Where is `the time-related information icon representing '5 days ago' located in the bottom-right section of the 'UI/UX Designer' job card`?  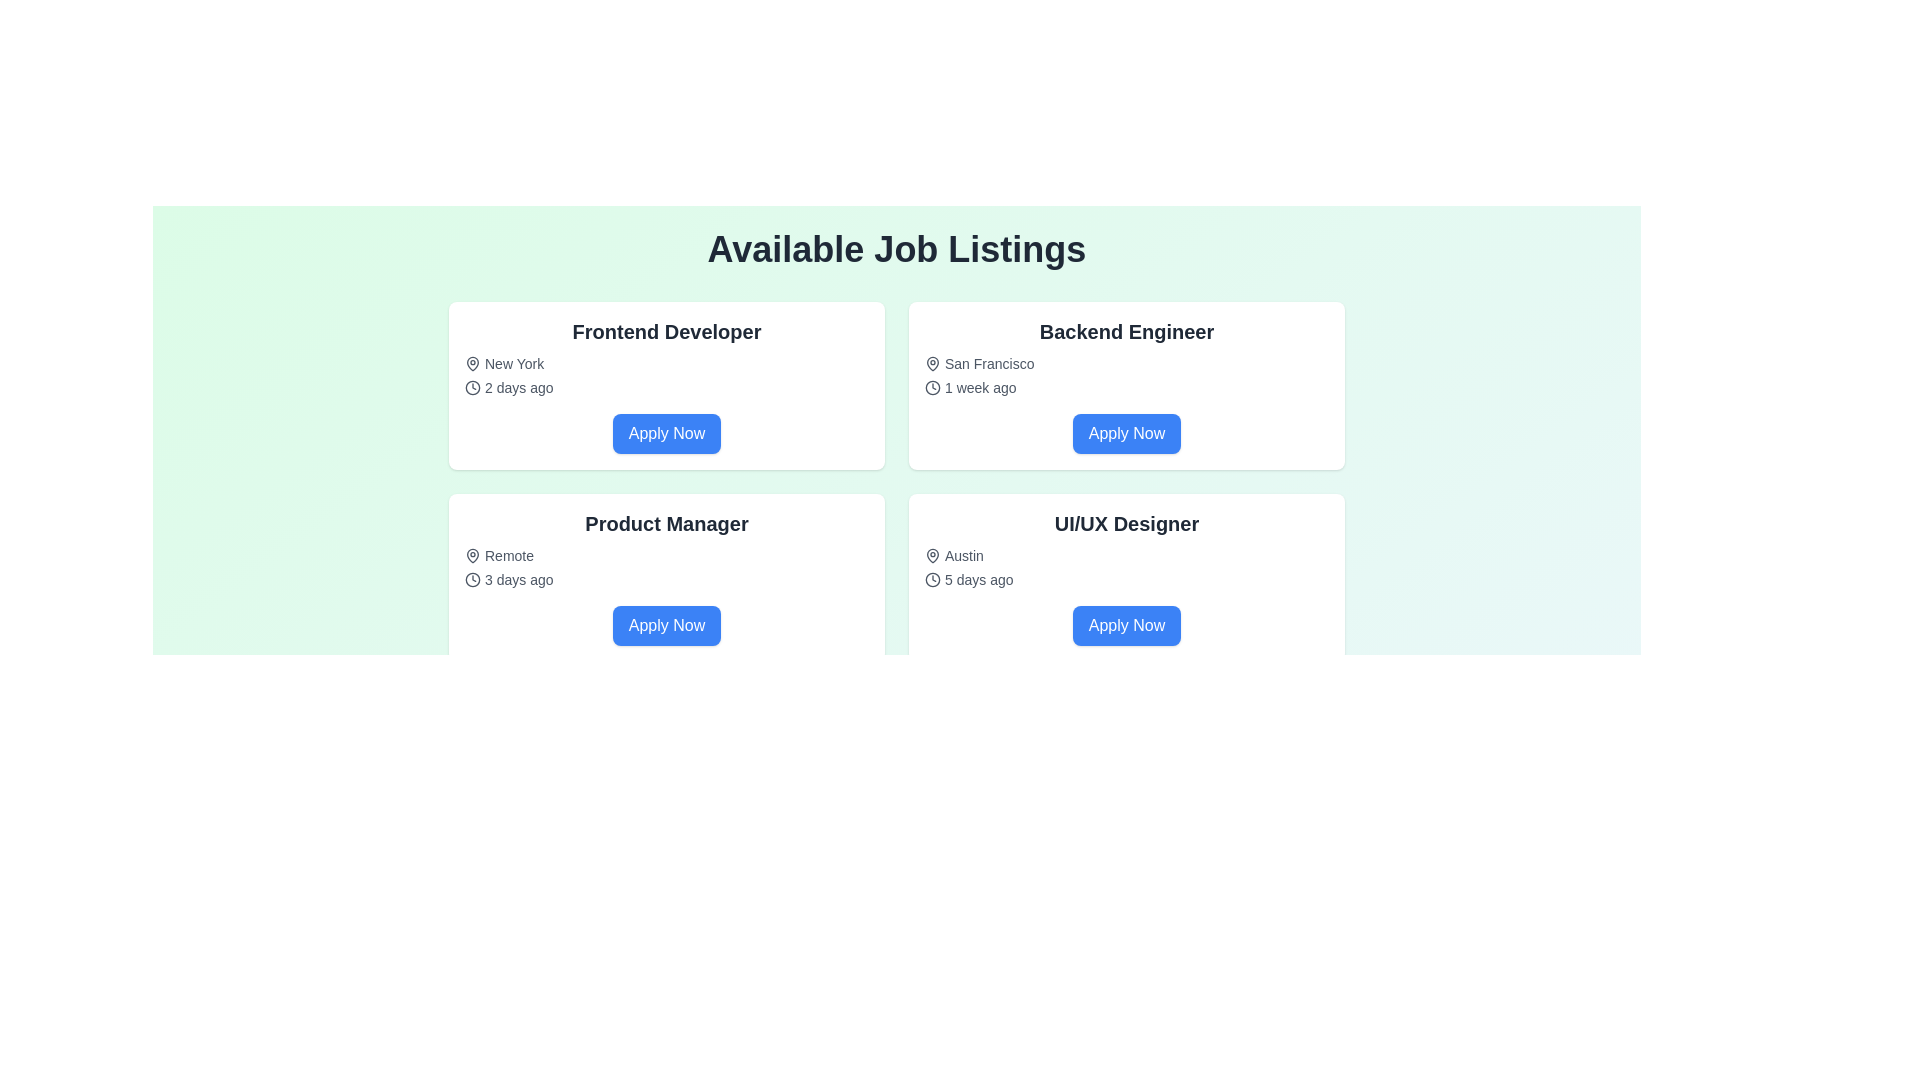
the time-related information icon representing '5 days ago' located in the bottom-right section of the 'UI/UX Designer' job card is located at coordinates (931, 579).